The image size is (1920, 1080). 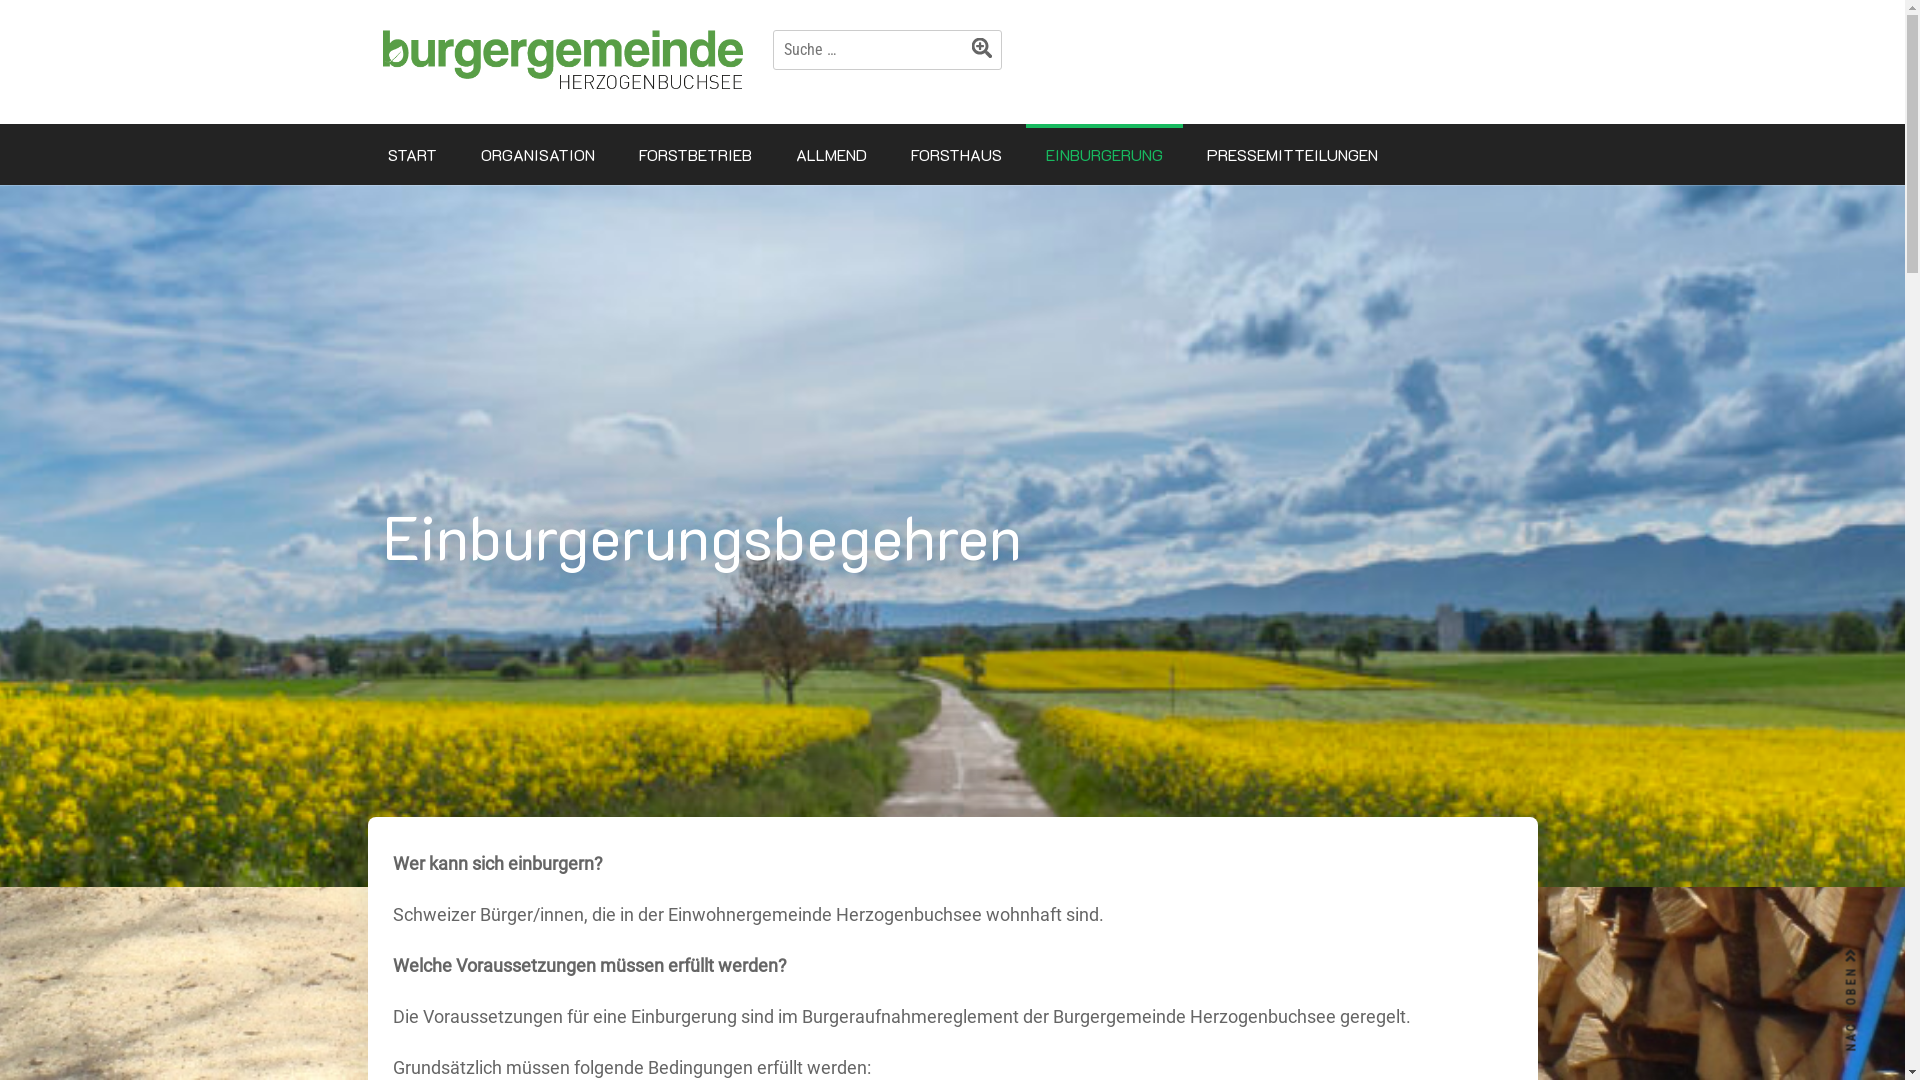 What do you see at coordinates (1291, 153) in the screenshot?
I see `'PRESSEMITTEILUNGEN'` at bounding box center [1291, 153].